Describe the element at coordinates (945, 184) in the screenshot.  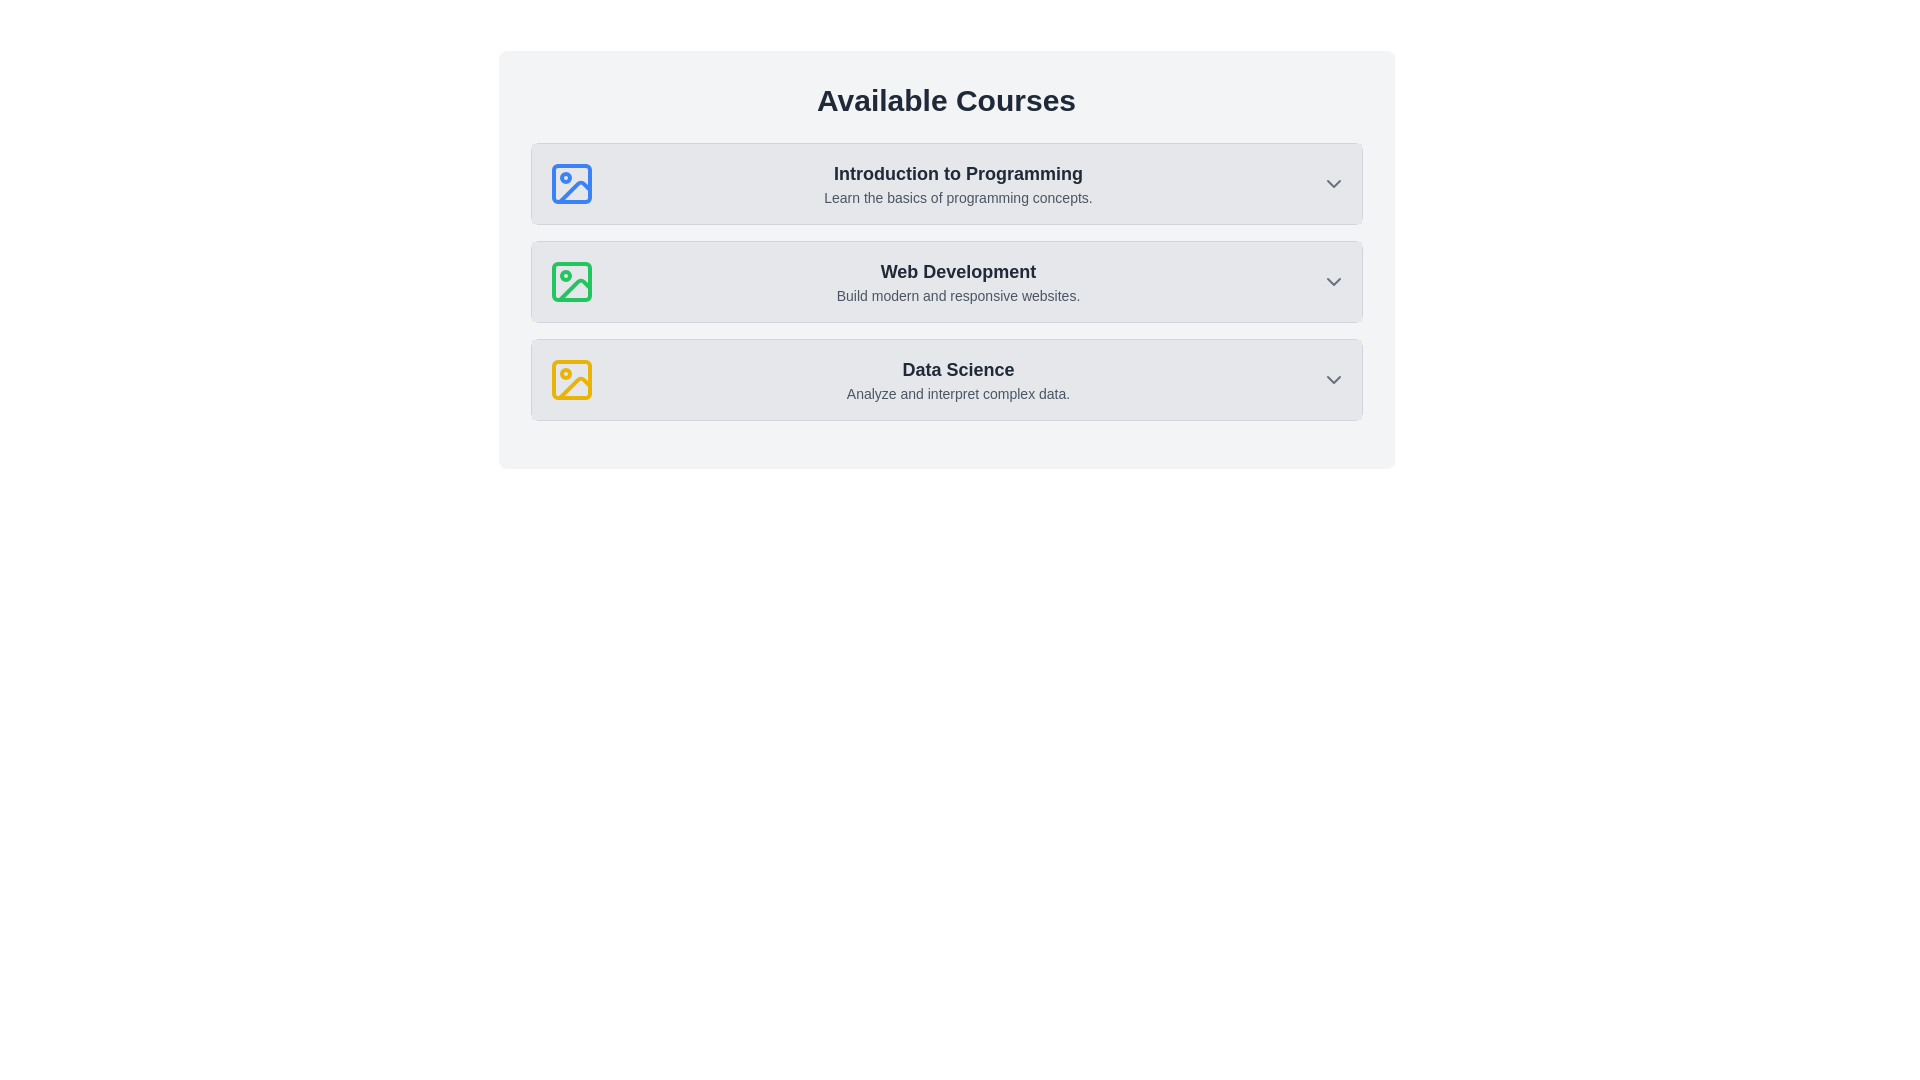
I see `the first list item` at that location.